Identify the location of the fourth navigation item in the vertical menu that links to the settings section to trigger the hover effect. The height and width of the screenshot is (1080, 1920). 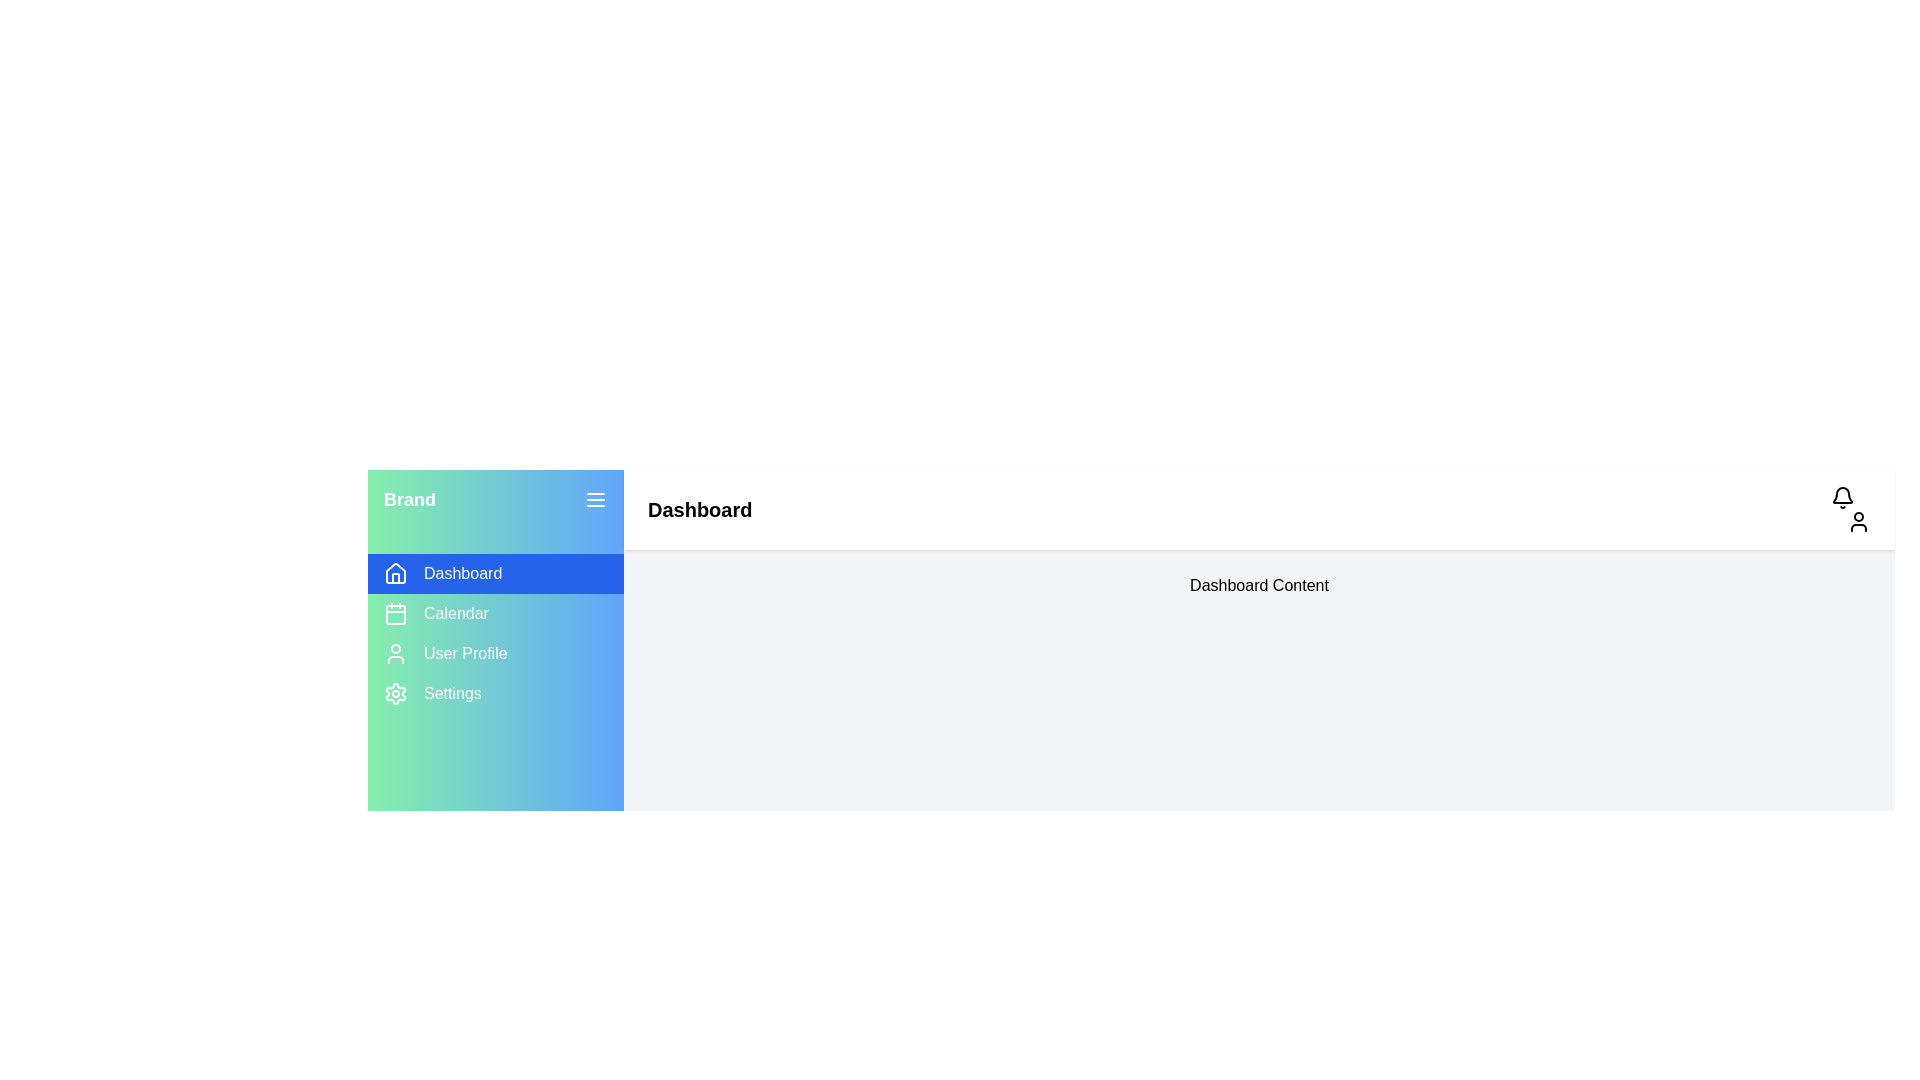
(495, 693).